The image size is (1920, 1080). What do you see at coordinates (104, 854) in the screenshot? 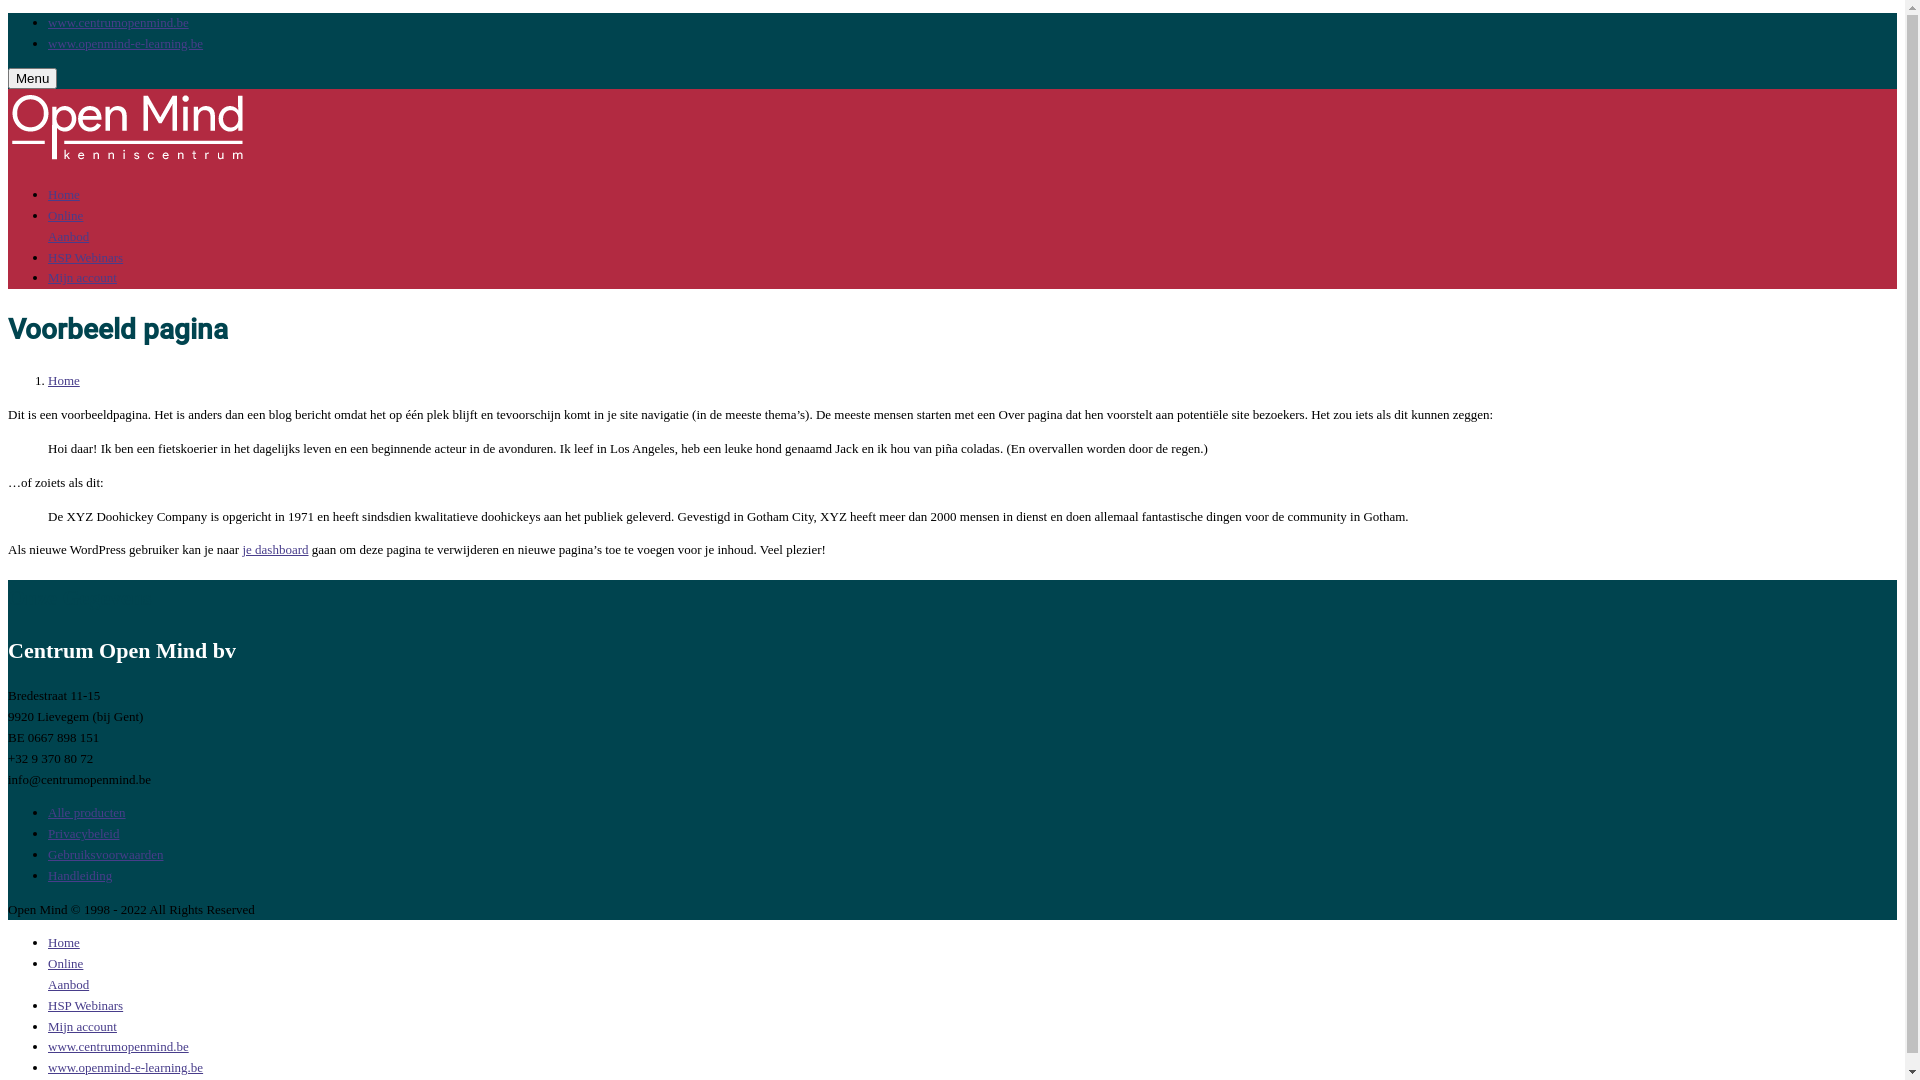
I see `'Gebruiksvoorwaarden'` at bounding box center [104, 854].